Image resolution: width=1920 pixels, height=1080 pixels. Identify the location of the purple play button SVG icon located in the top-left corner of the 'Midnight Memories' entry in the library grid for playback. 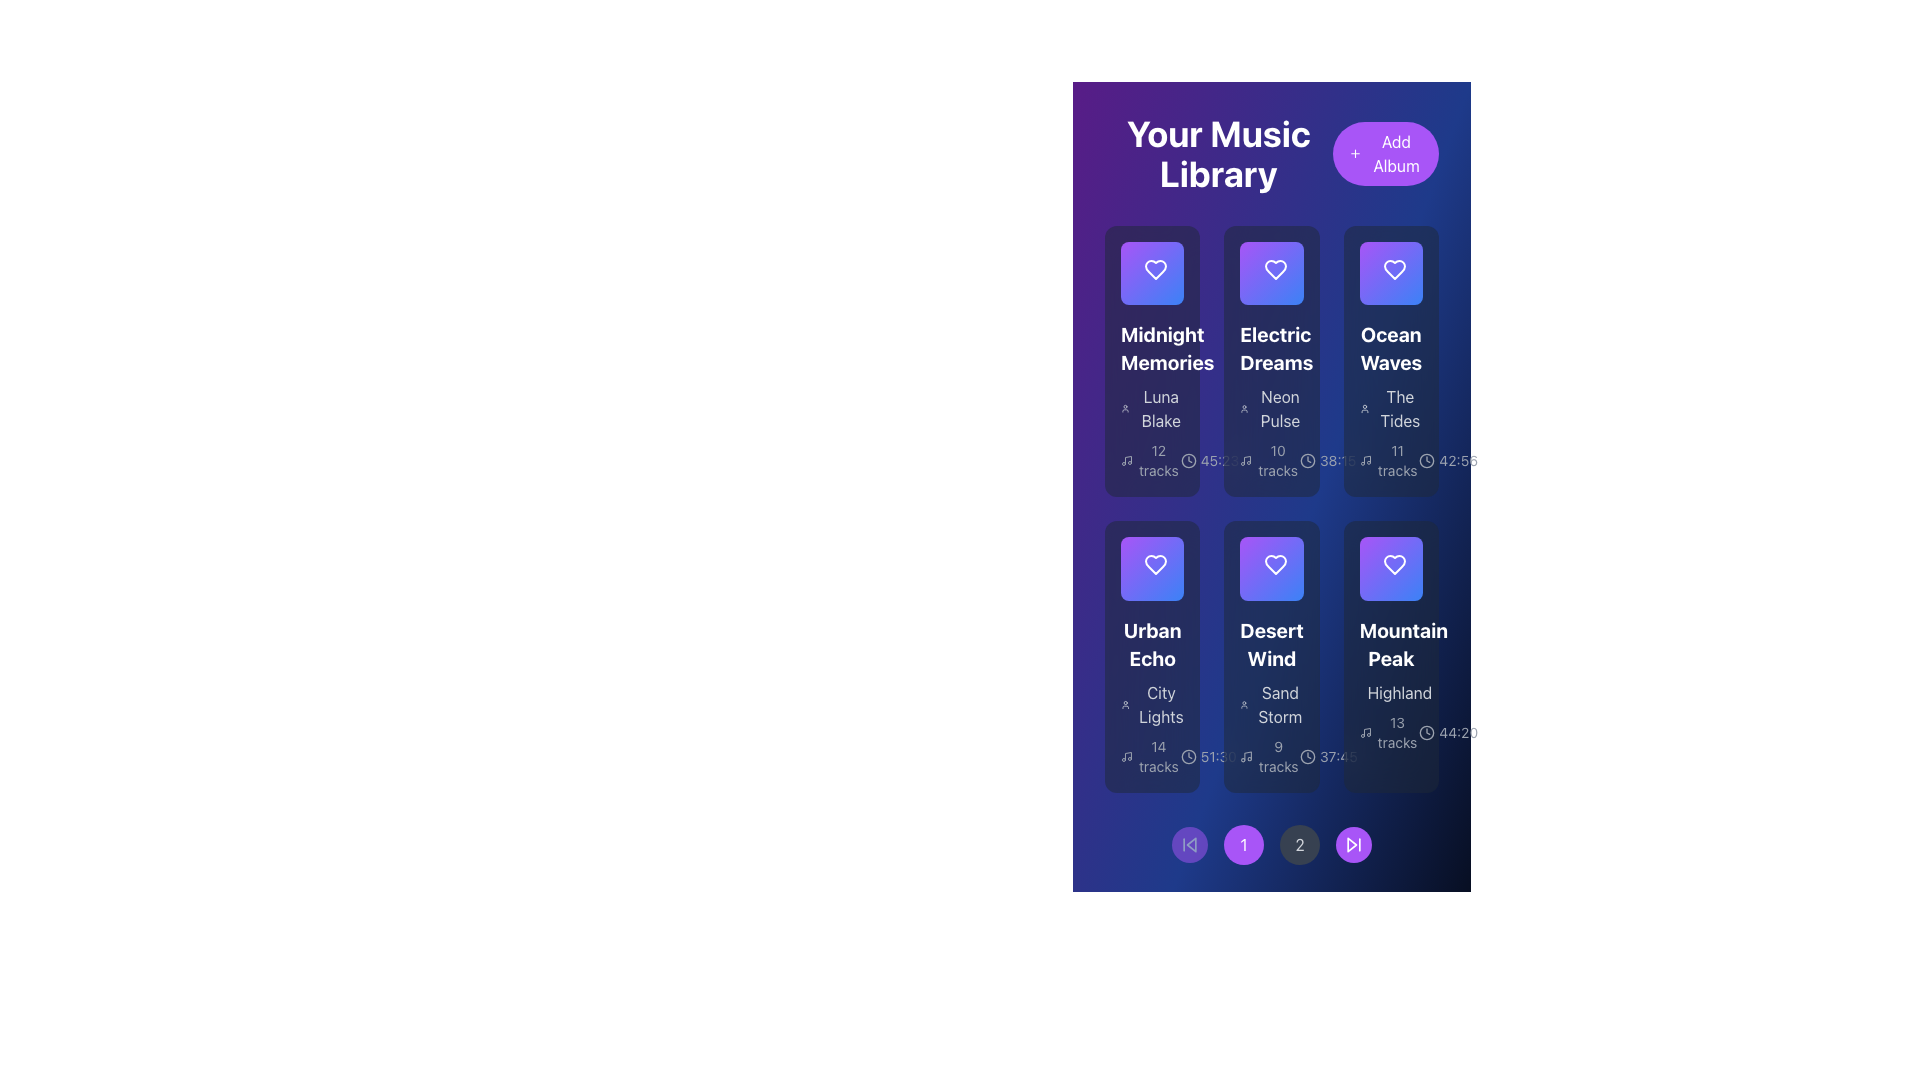
(1152, 273).